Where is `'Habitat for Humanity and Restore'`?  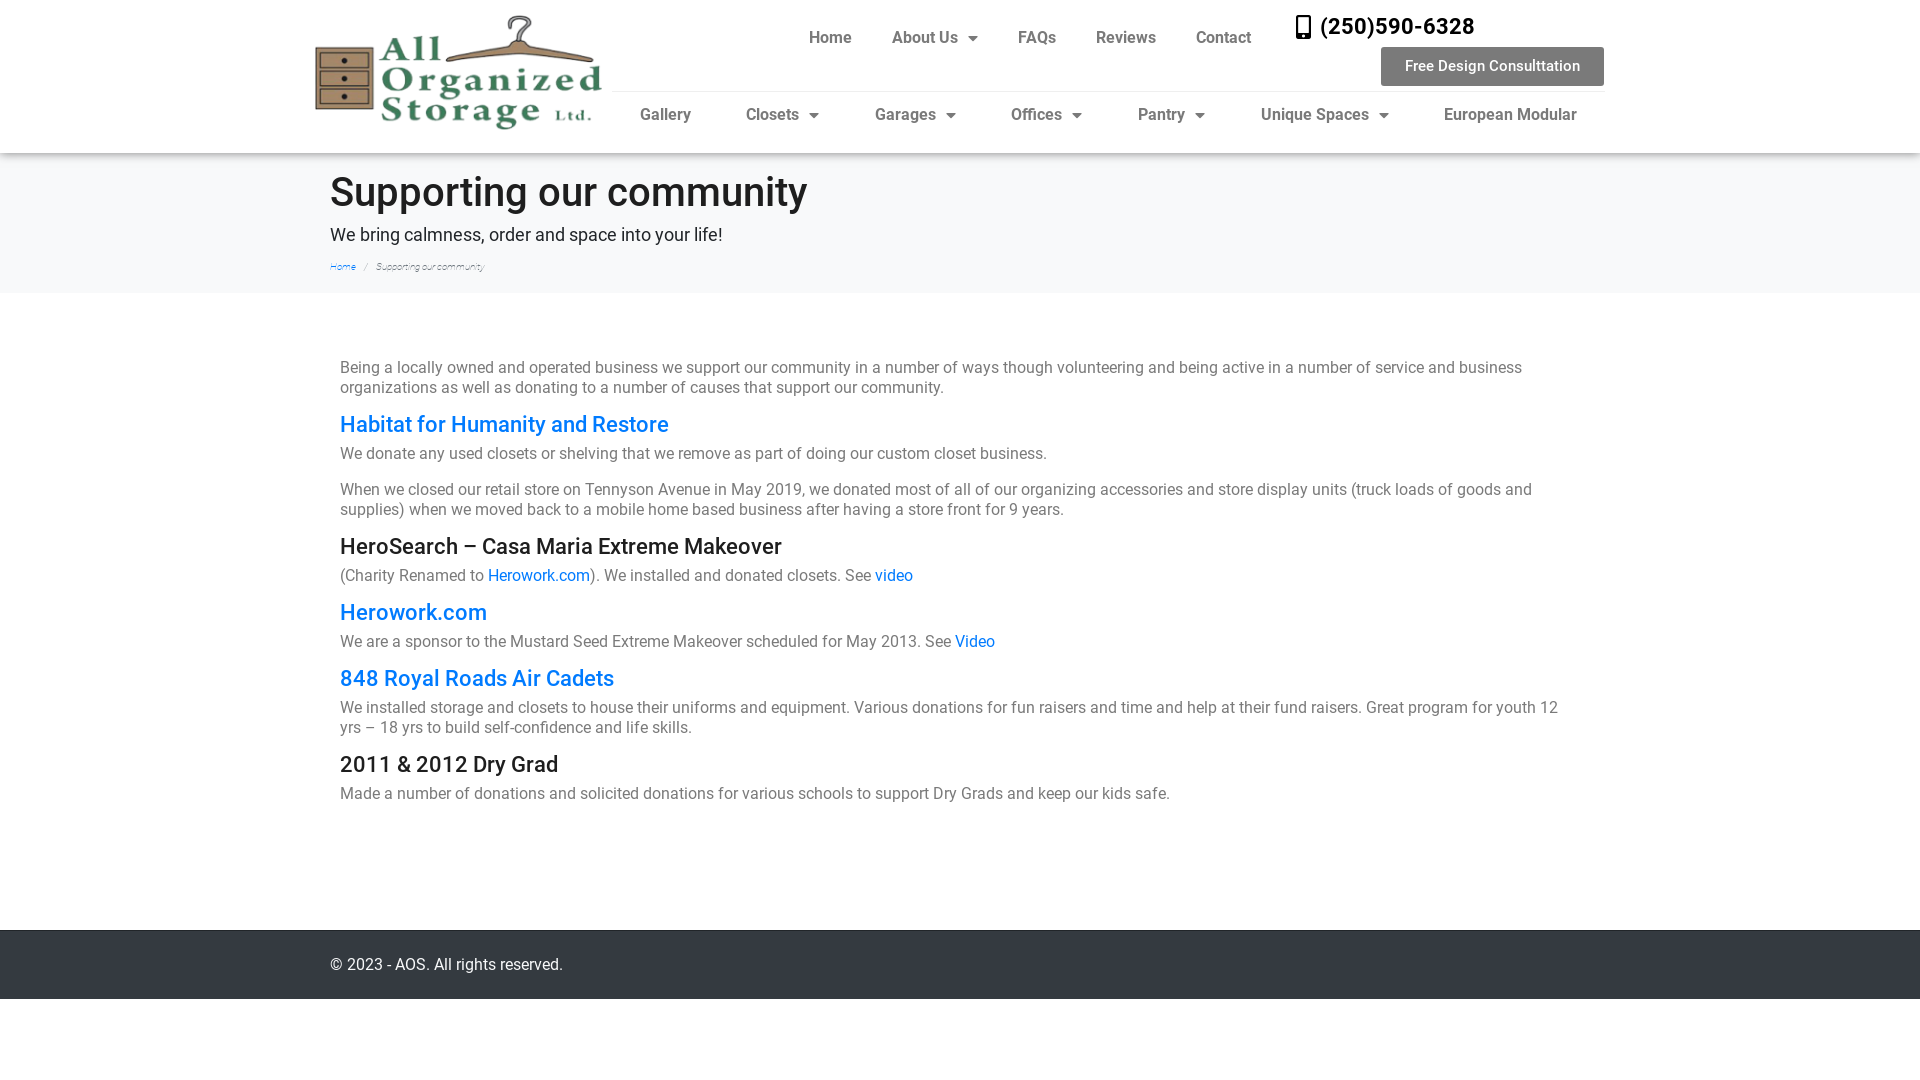
'Habitat for Humanity and Restore' is located at coordinates (340, 423).